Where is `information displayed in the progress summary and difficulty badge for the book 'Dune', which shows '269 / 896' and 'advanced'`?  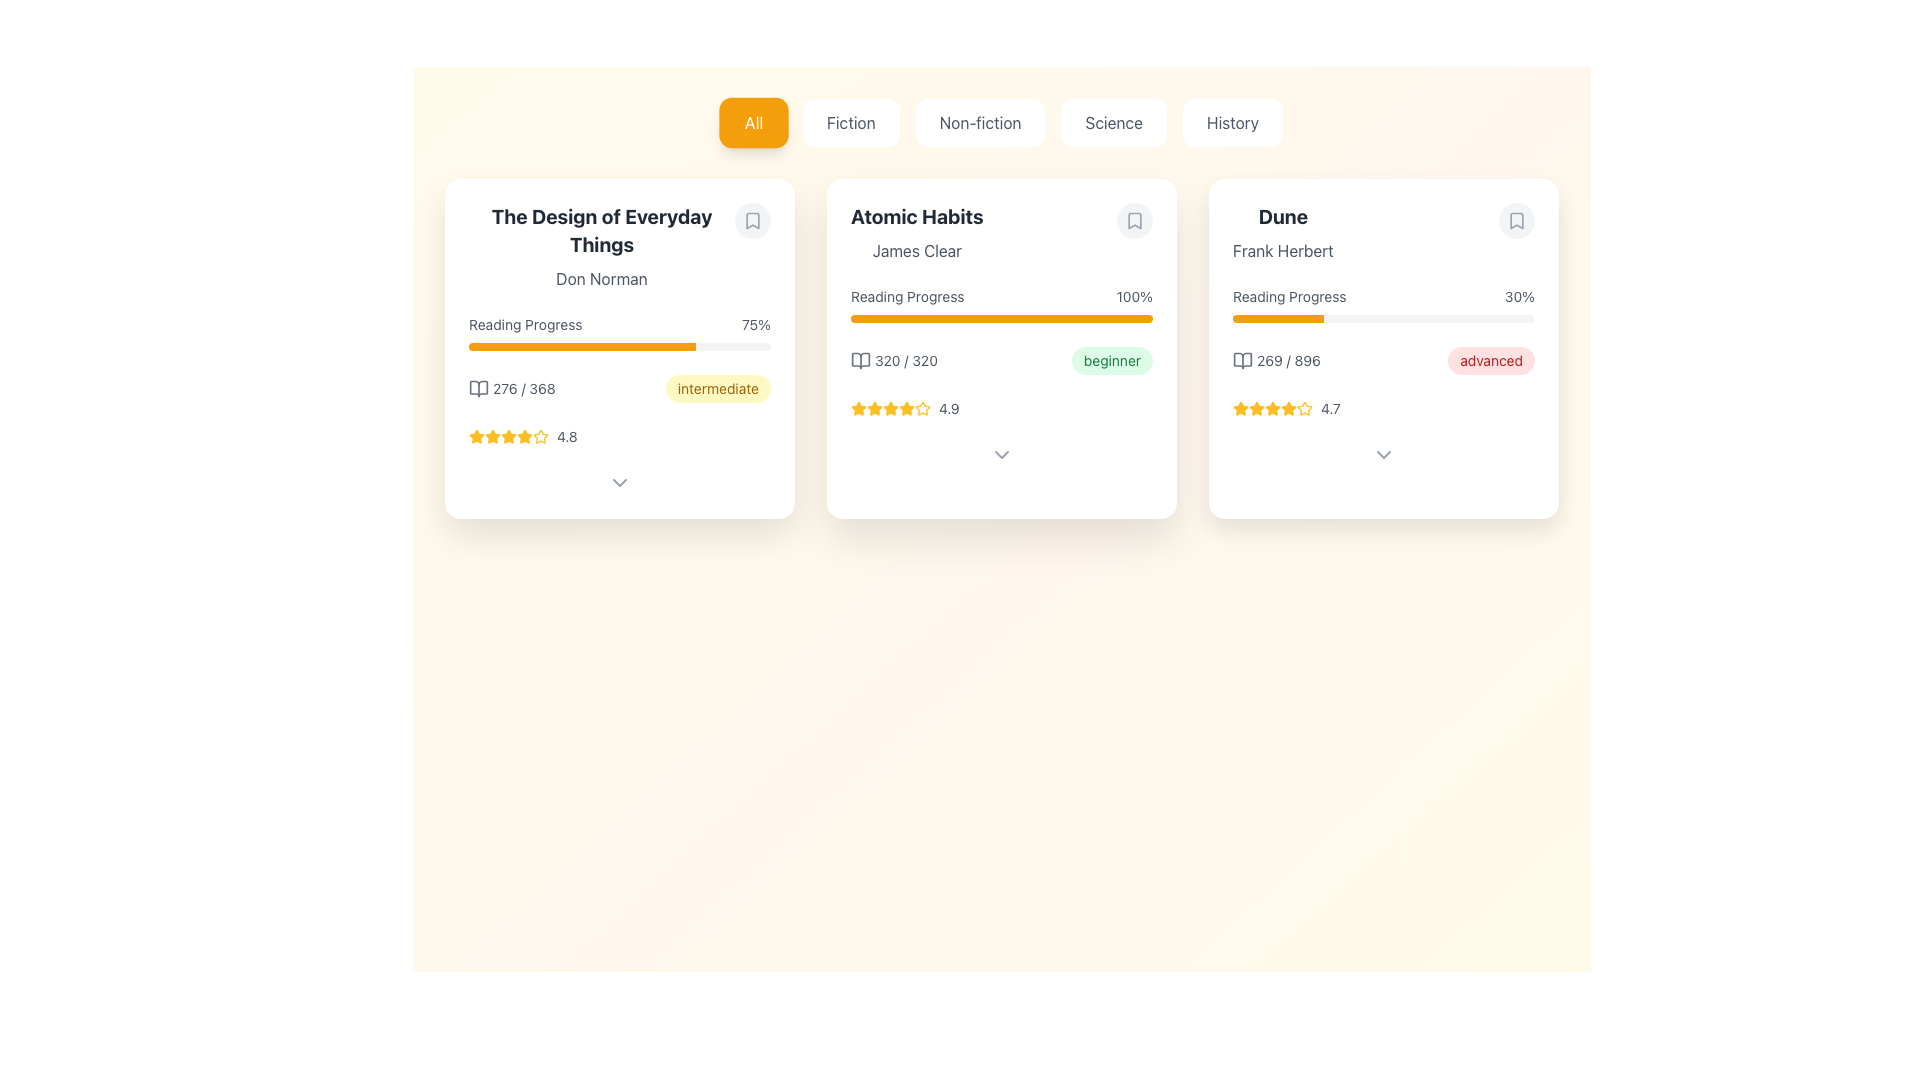
information displayed in the progress summary and difficulty badge for the book 'Dune', which shows '269 / 896' and 'advanced' is located at coordinates (1382, 361).